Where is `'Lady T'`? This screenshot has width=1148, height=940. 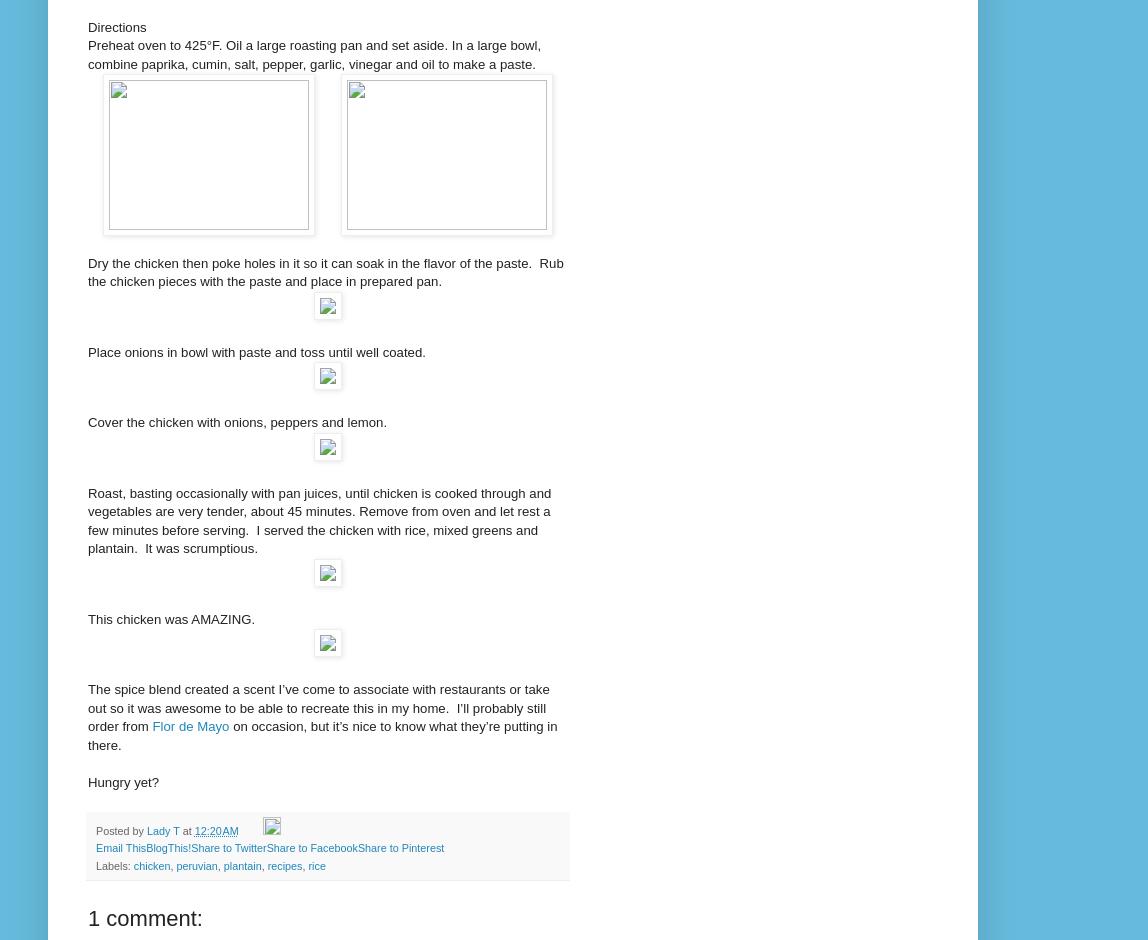 'Lady T' is located at coordinates (163, 829).